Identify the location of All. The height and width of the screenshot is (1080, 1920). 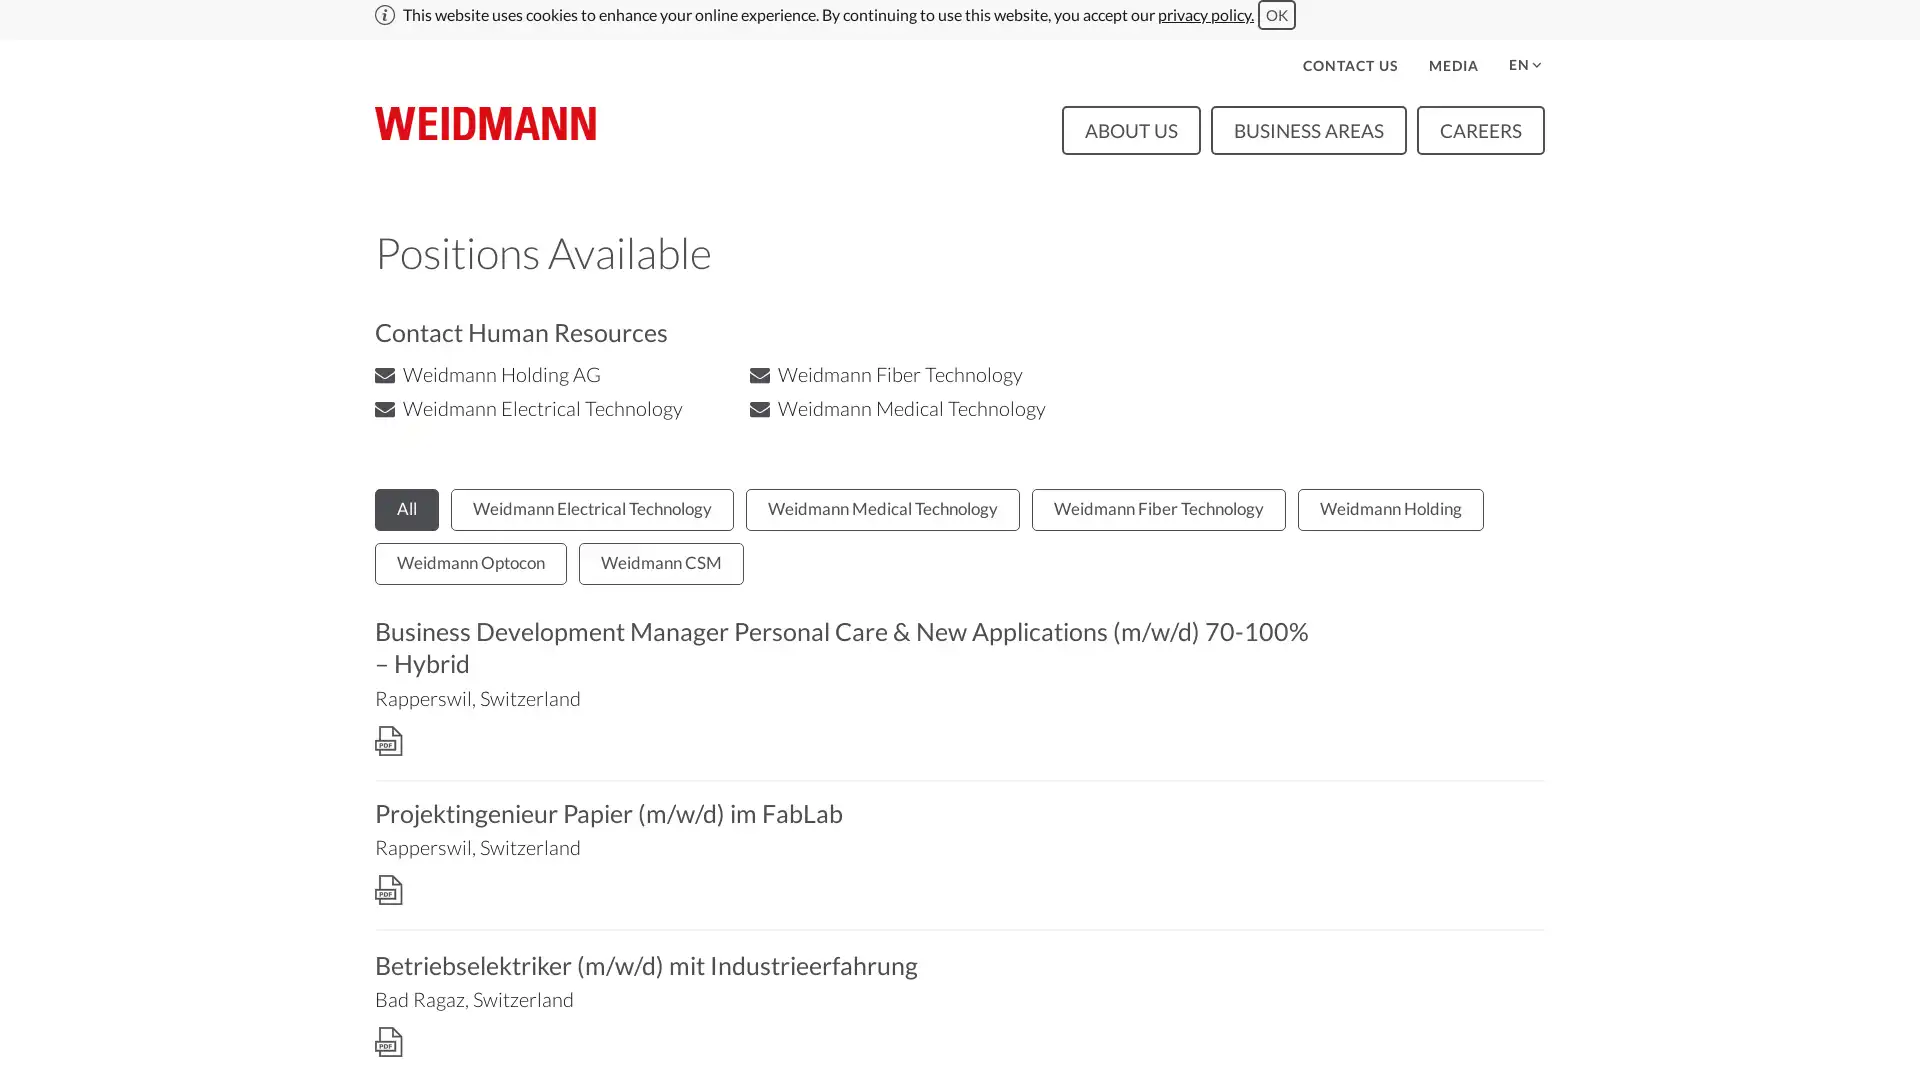
(406, 469).